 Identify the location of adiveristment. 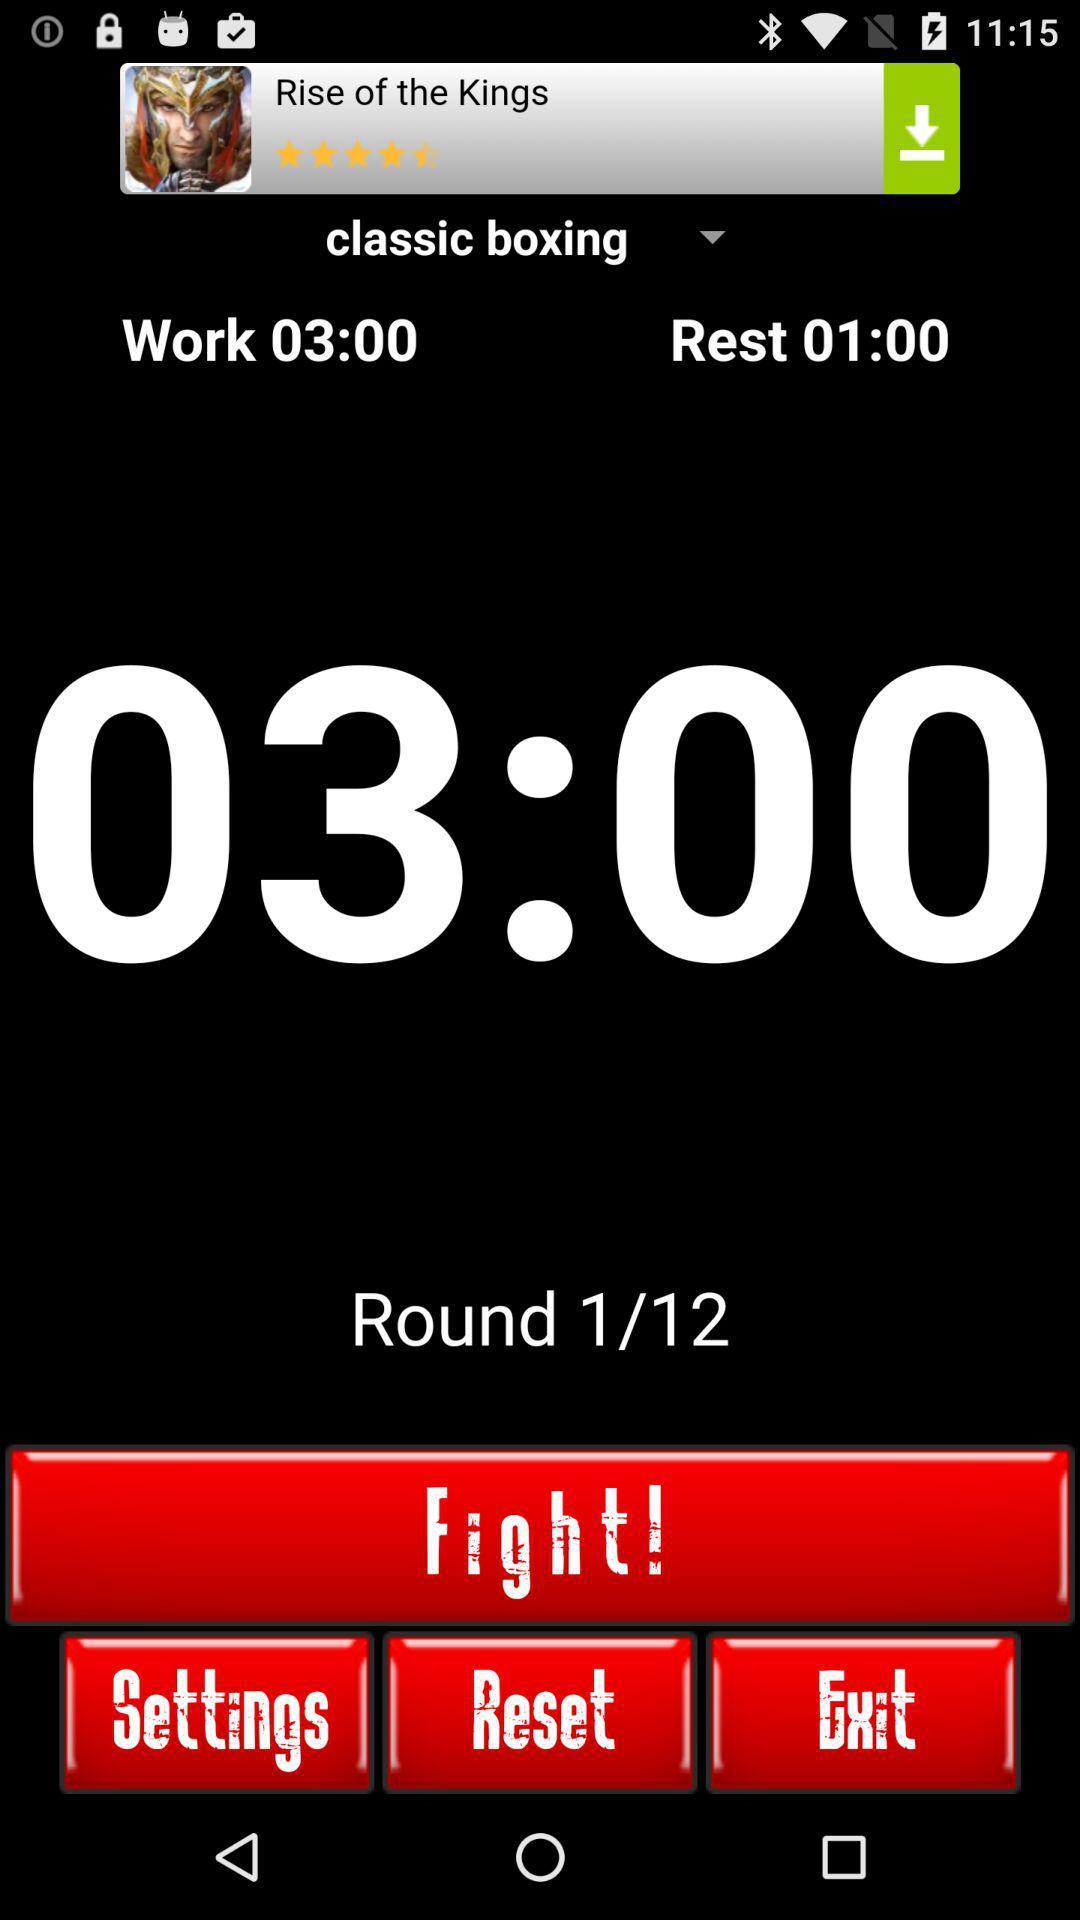
(540, 127).